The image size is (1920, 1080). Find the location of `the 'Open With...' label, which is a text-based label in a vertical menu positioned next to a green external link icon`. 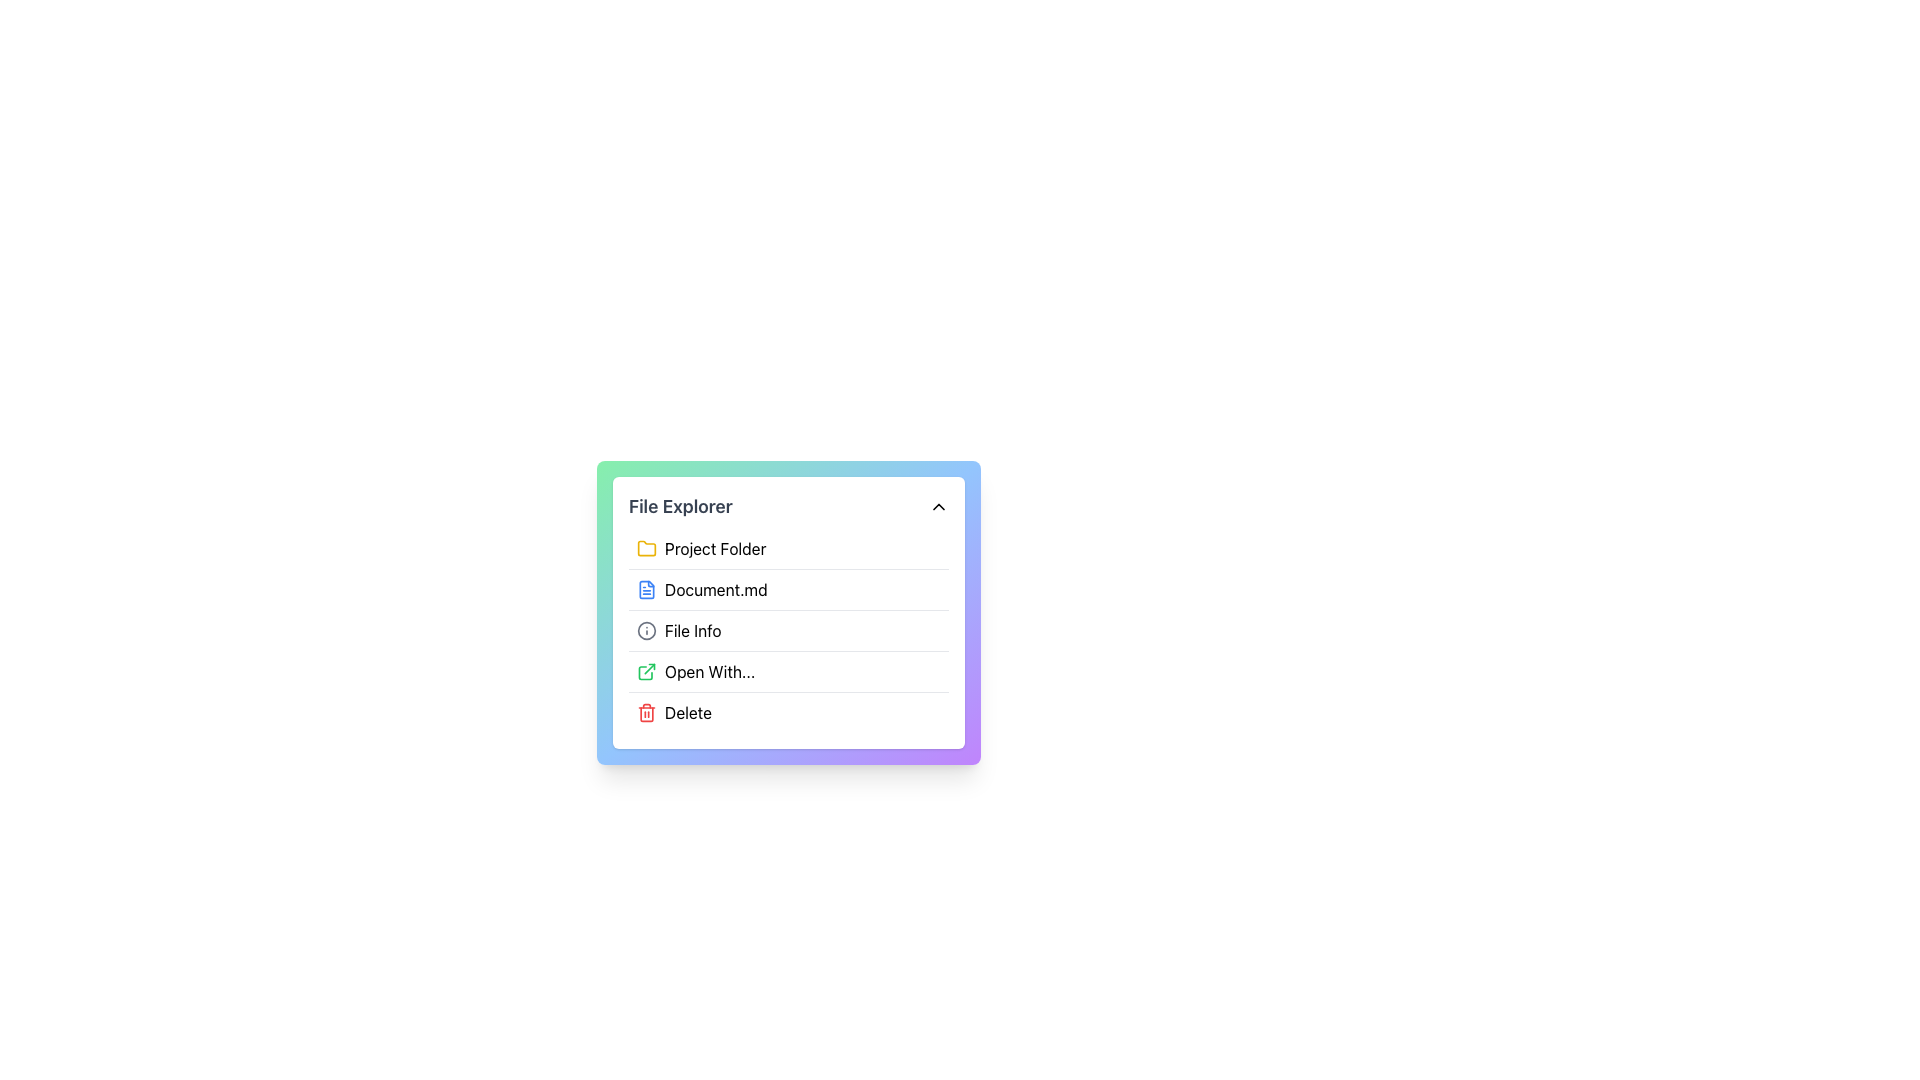

the 'Open With...' label, which is a text-based label in a vertical menu positioned next to a green external link icon is located at coordinates (710, 671).